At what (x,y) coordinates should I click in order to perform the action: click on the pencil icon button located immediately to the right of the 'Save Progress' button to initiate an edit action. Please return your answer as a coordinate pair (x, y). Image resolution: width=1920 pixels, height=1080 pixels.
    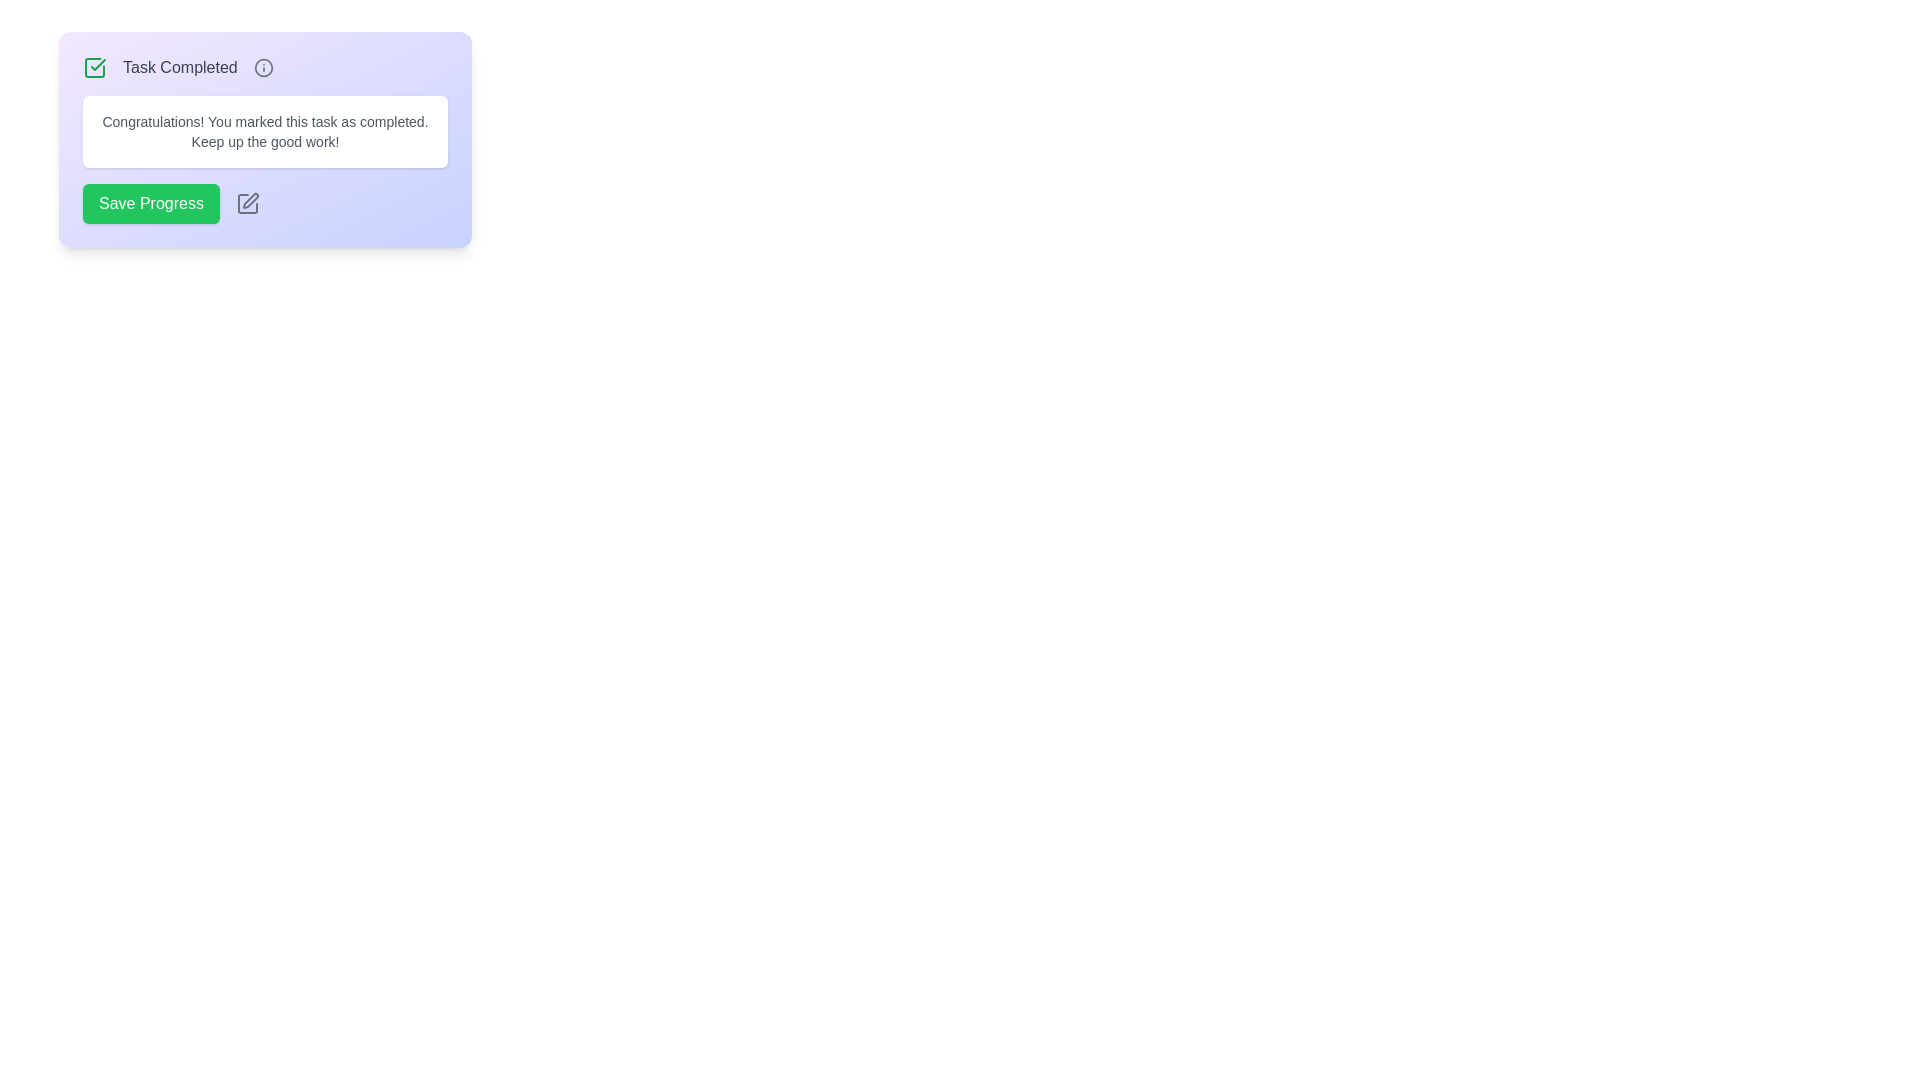
    Looking at the image, I should click on (246, 204).